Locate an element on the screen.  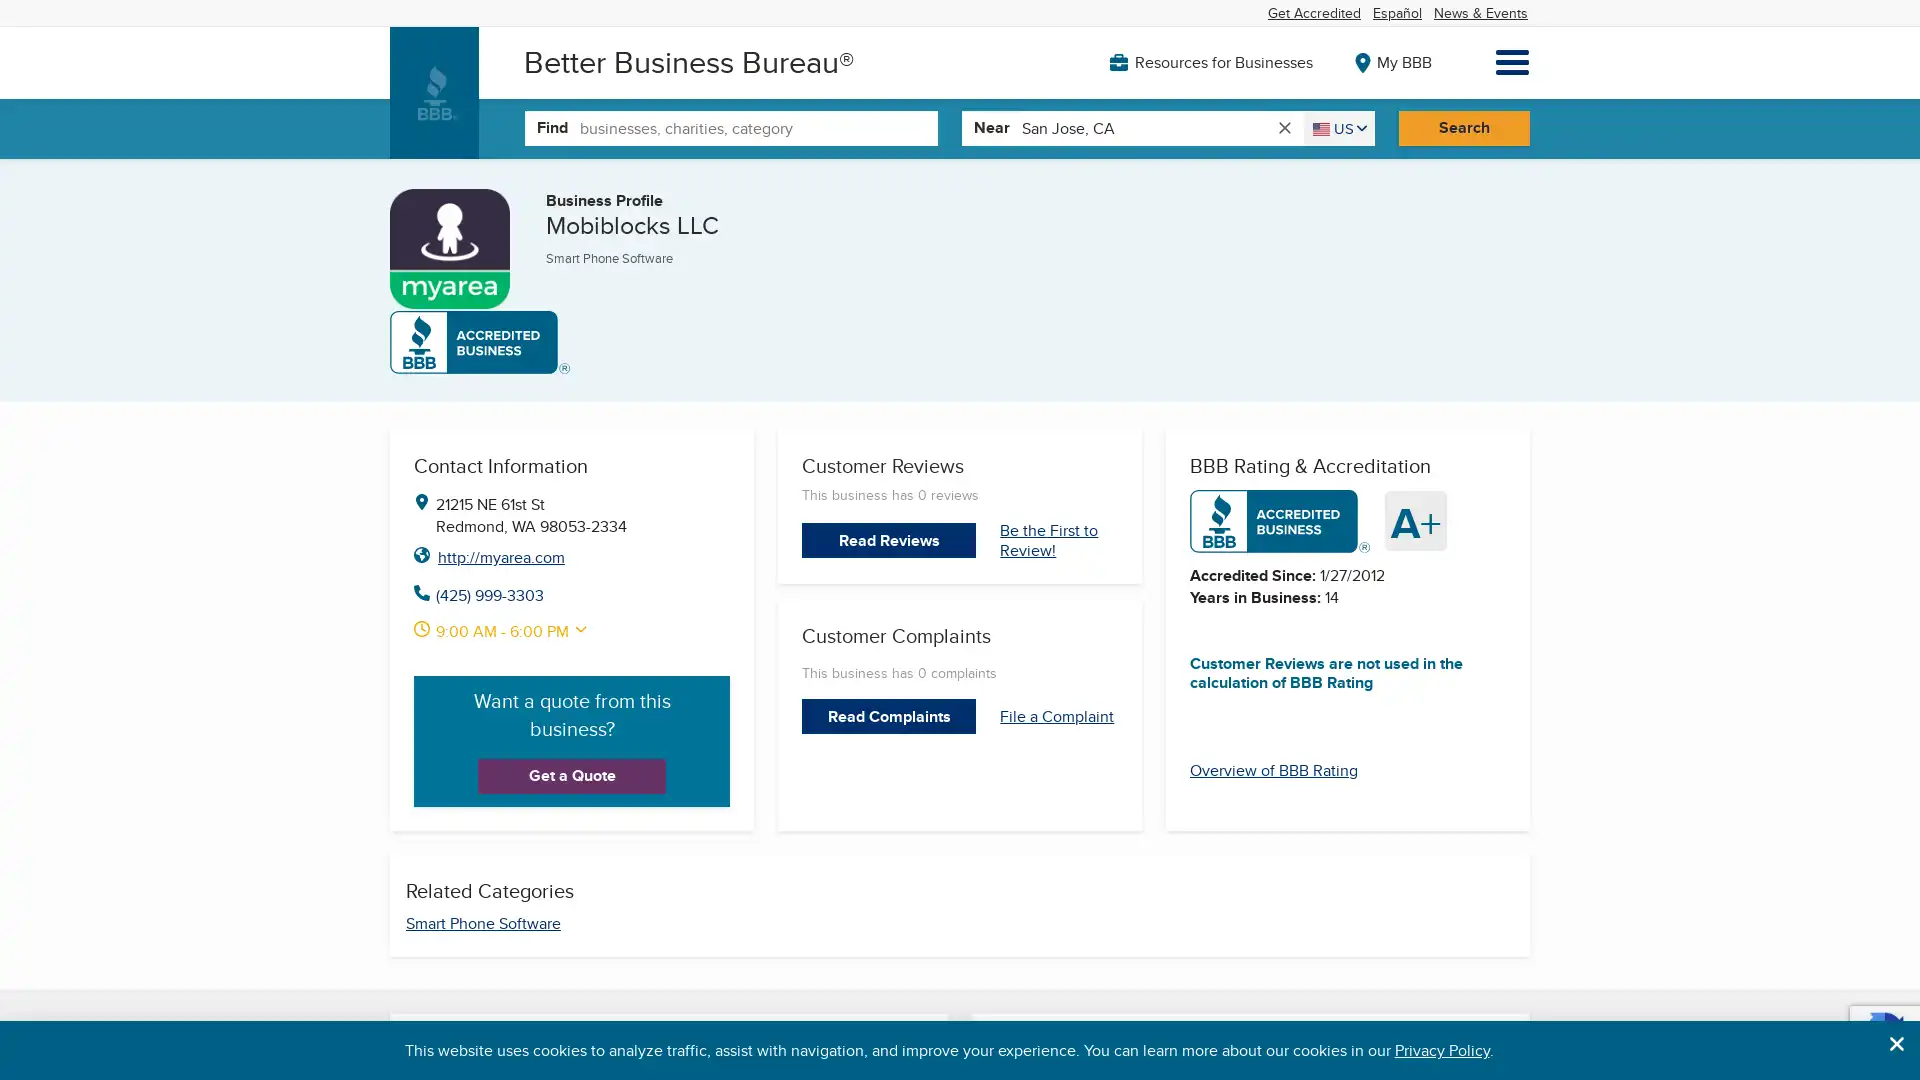
My BBB is located at coordinates (1386, 60).